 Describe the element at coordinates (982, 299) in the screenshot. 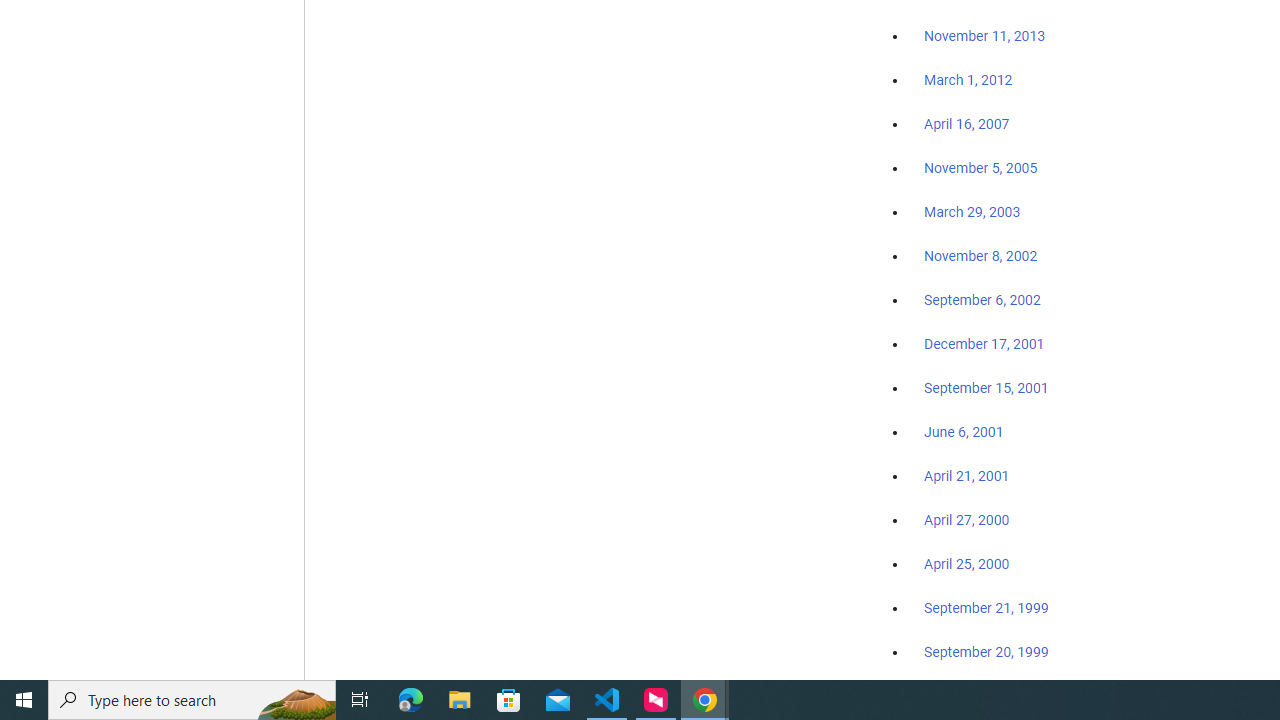

I see `'September 6, 2002'` at that location.